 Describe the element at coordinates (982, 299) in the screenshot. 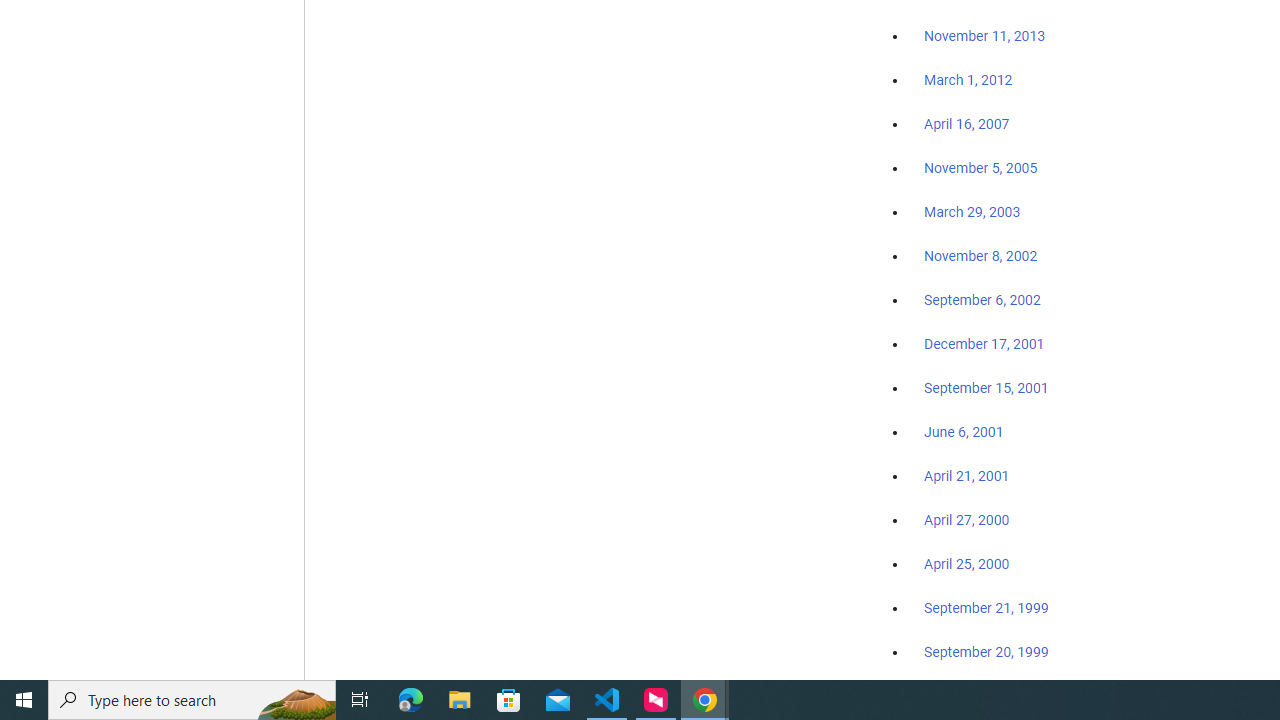

I see `'September 6, 2002'` at that location.